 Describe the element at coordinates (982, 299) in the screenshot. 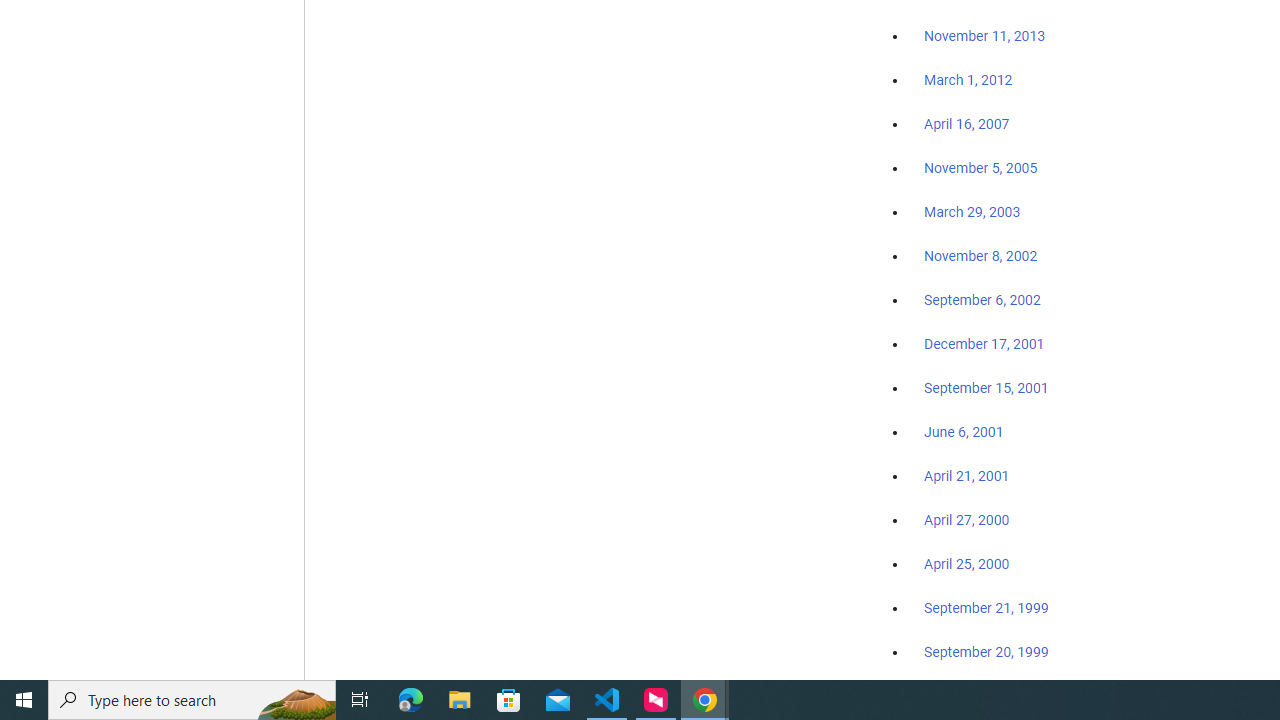

I see `'September 6, 2002'` at that location.